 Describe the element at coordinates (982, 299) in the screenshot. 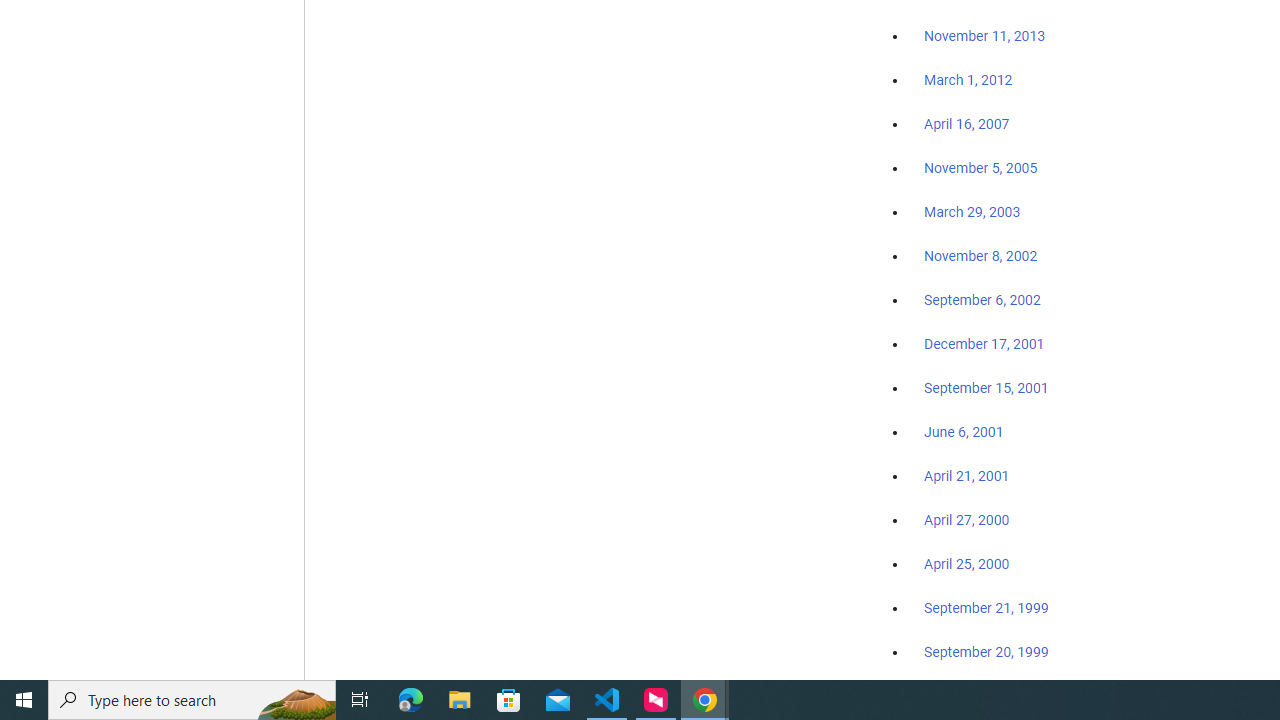

I see `'September 6, 2002'` at that location.